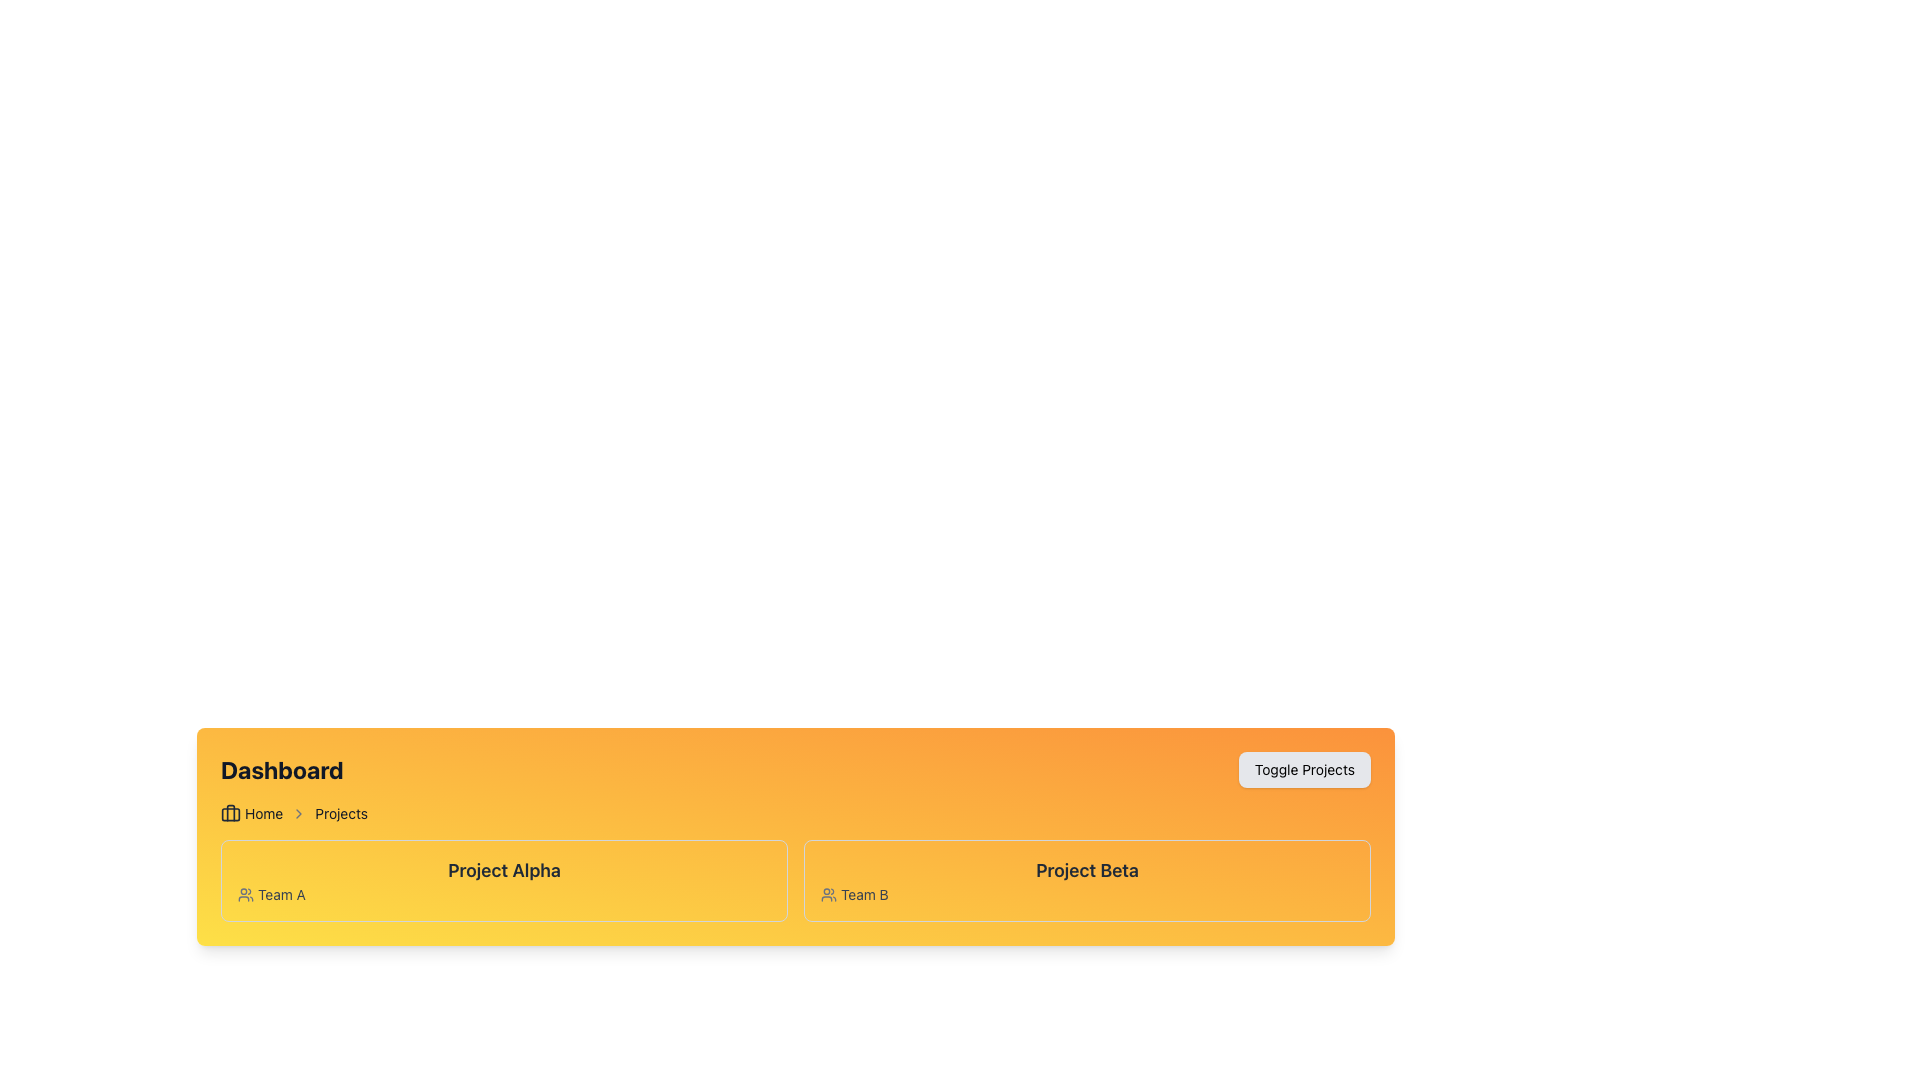 Image resolution: width=1920 pixels, height=1080 pixels. Describe the element at coordinates (263, 813) in the screenshot. I see `'Home' text label in the breadcrumb navigation located immediately to the right of the briefcase icon` at that location.